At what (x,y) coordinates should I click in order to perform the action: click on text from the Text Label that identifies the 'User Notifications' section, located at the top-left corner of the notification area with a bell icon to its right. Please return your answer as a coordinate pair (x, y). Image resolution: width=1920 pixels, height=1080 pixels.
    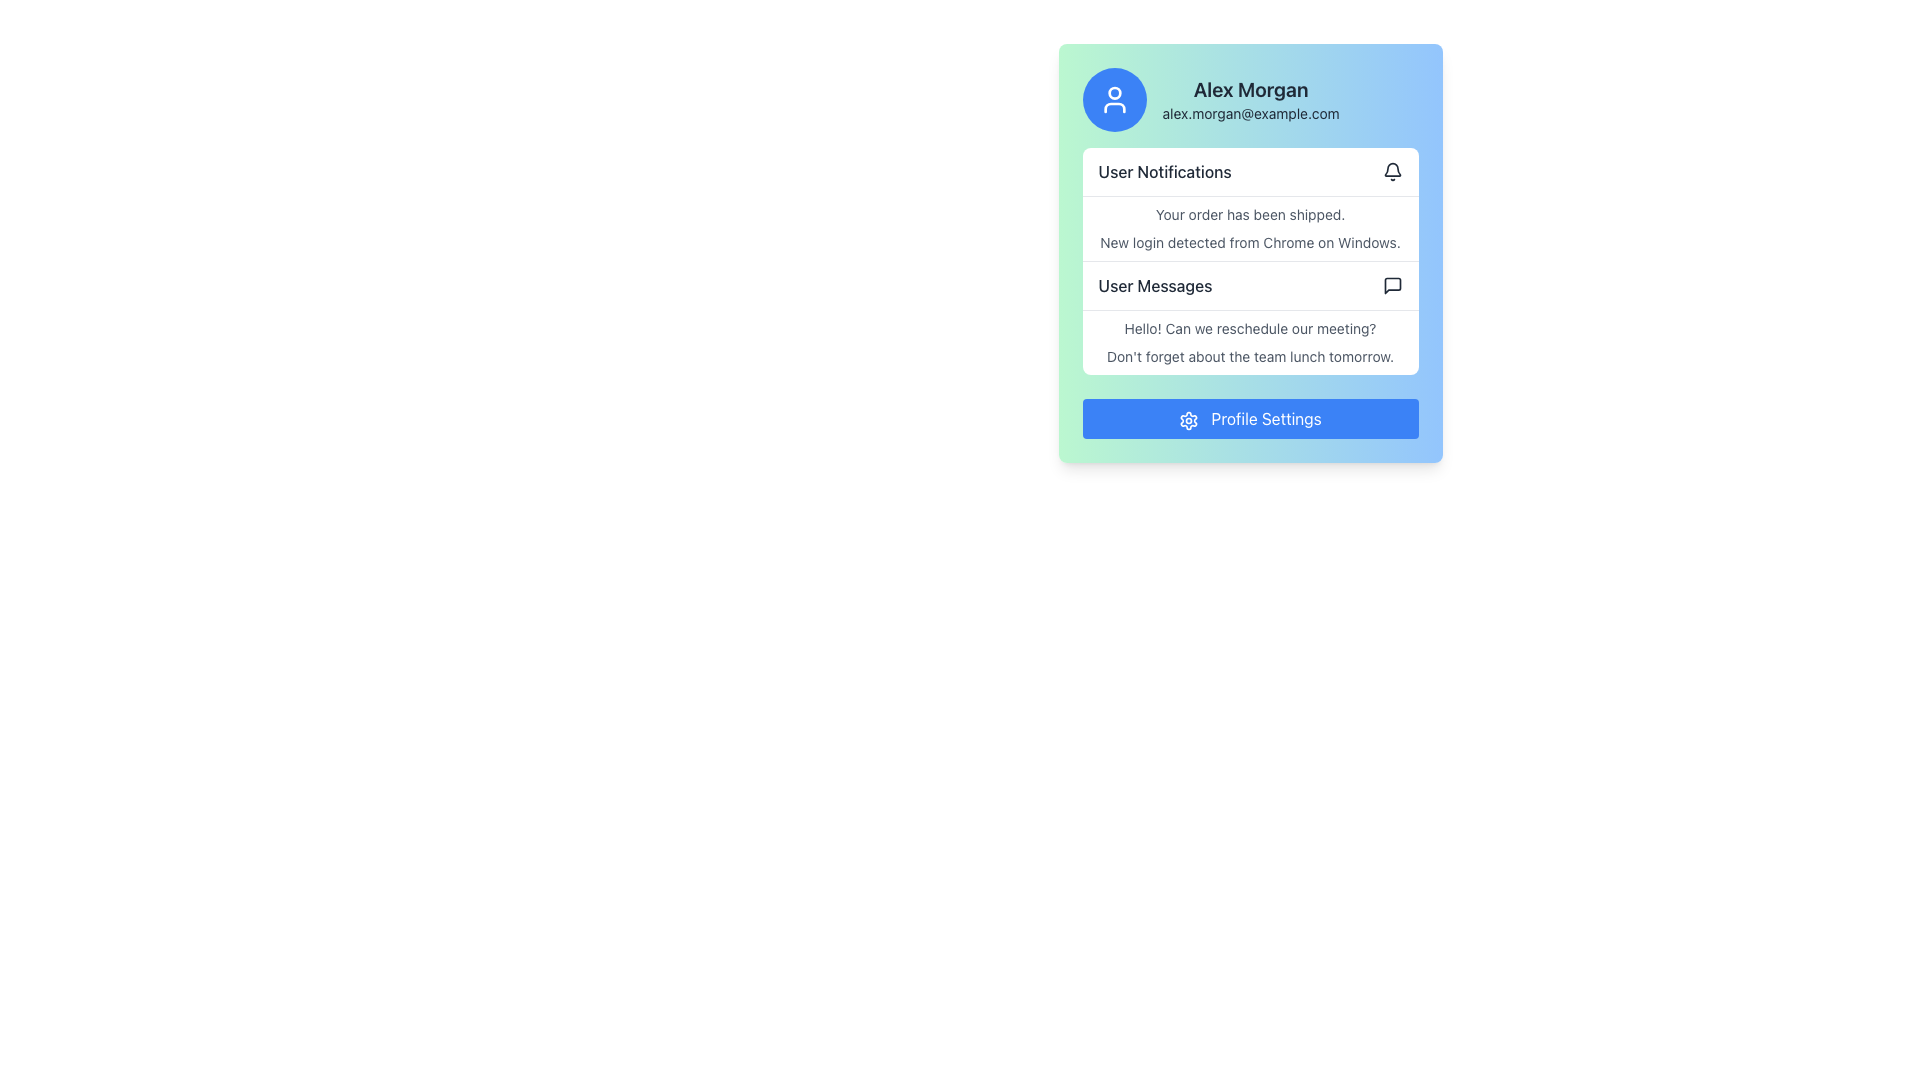
    Looking at the image, I should click on (1165, 171).